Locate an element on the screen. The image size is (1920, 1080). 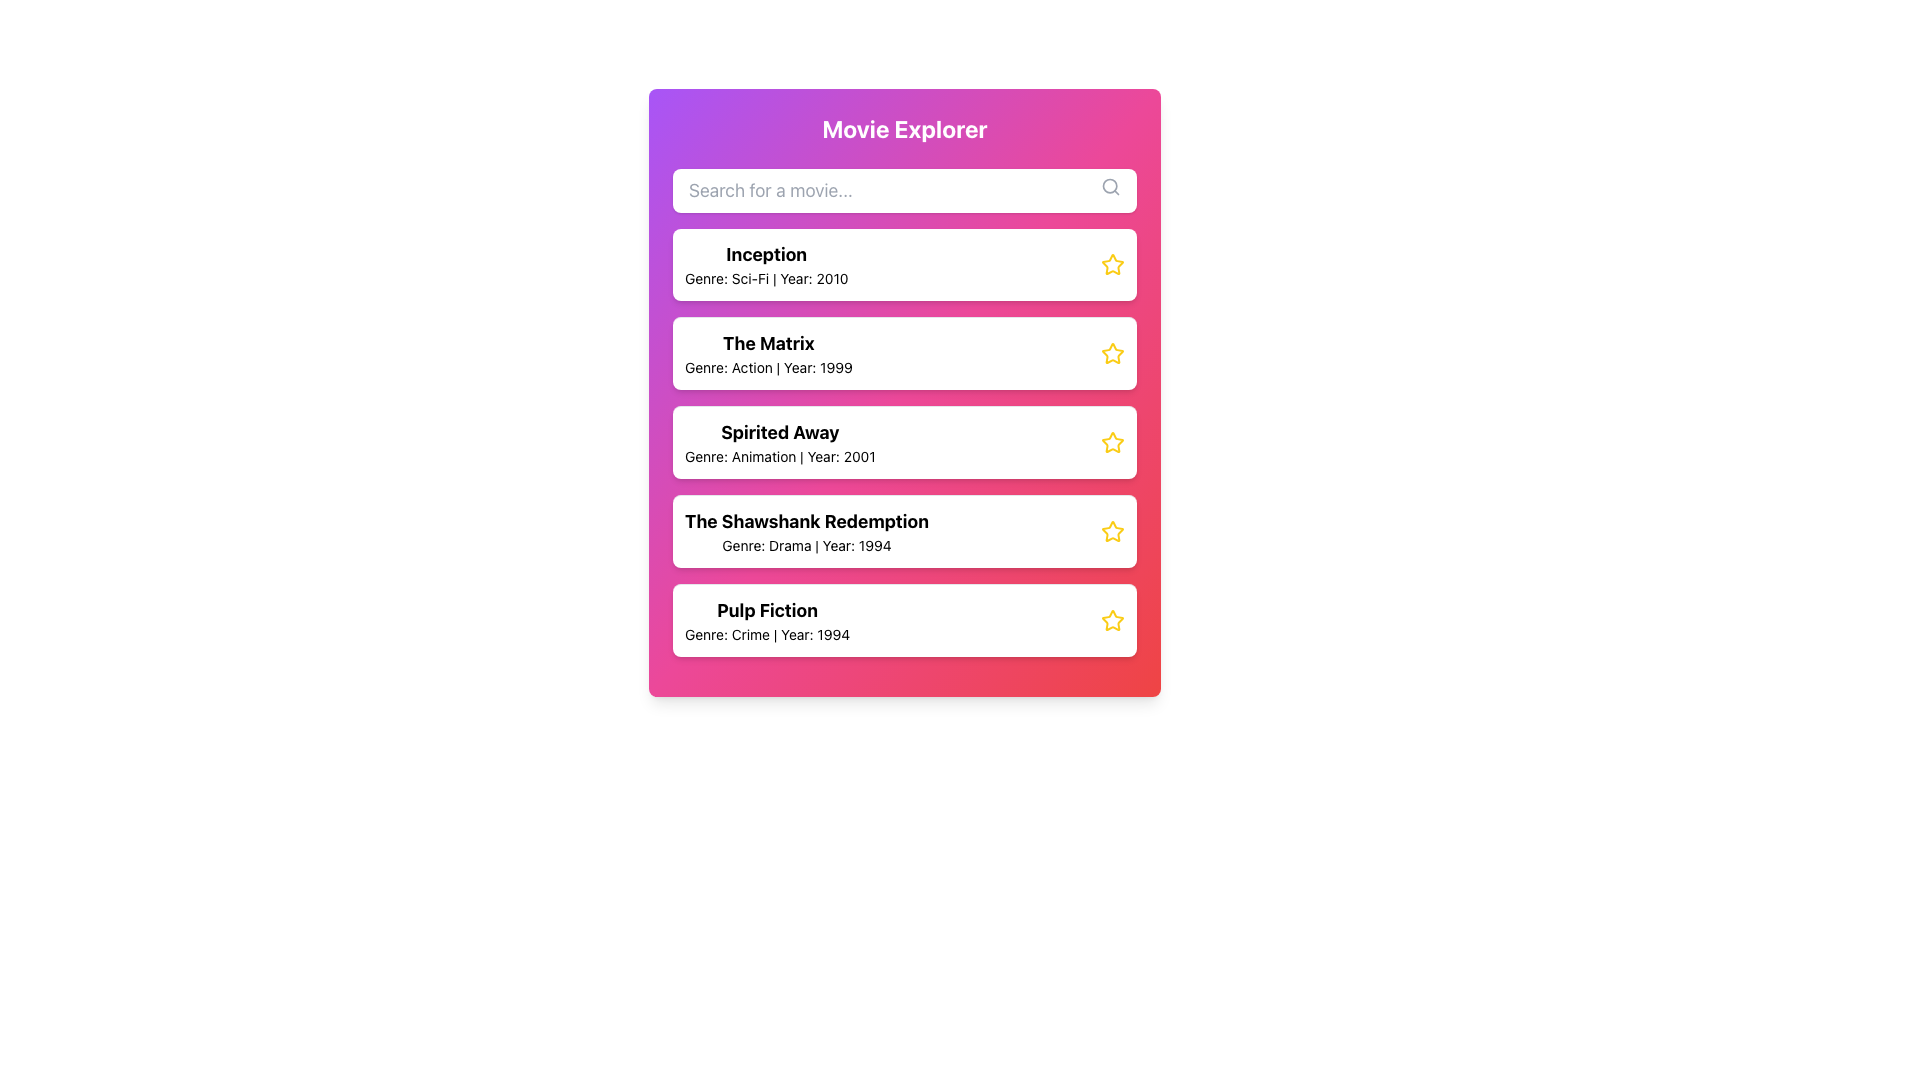
the star icon in the top-right corner of the last movie card is located at coordinates (1112, 620).